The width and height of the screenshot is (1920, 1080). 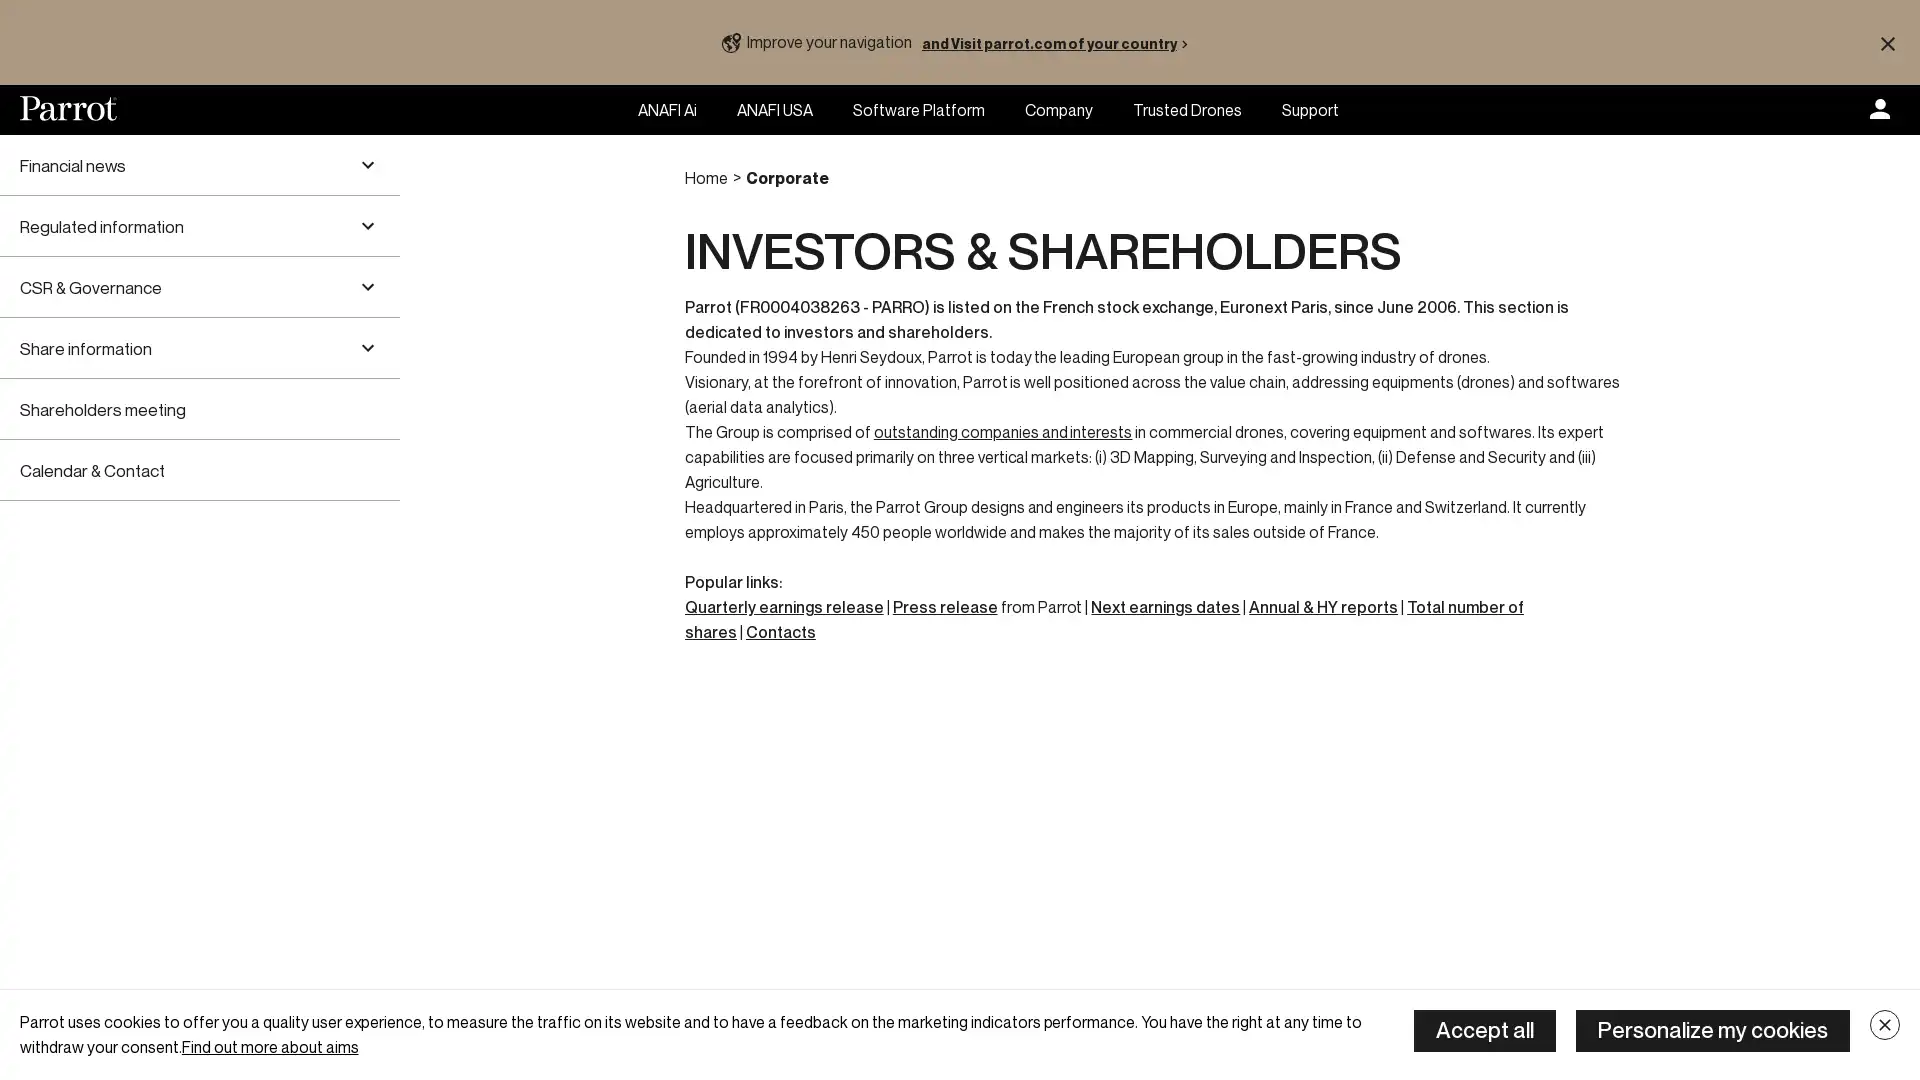 What do you see at coordinates (1879, 110) in the screenshot?
I see `my-parrot` at bounding box center [1879, 110].